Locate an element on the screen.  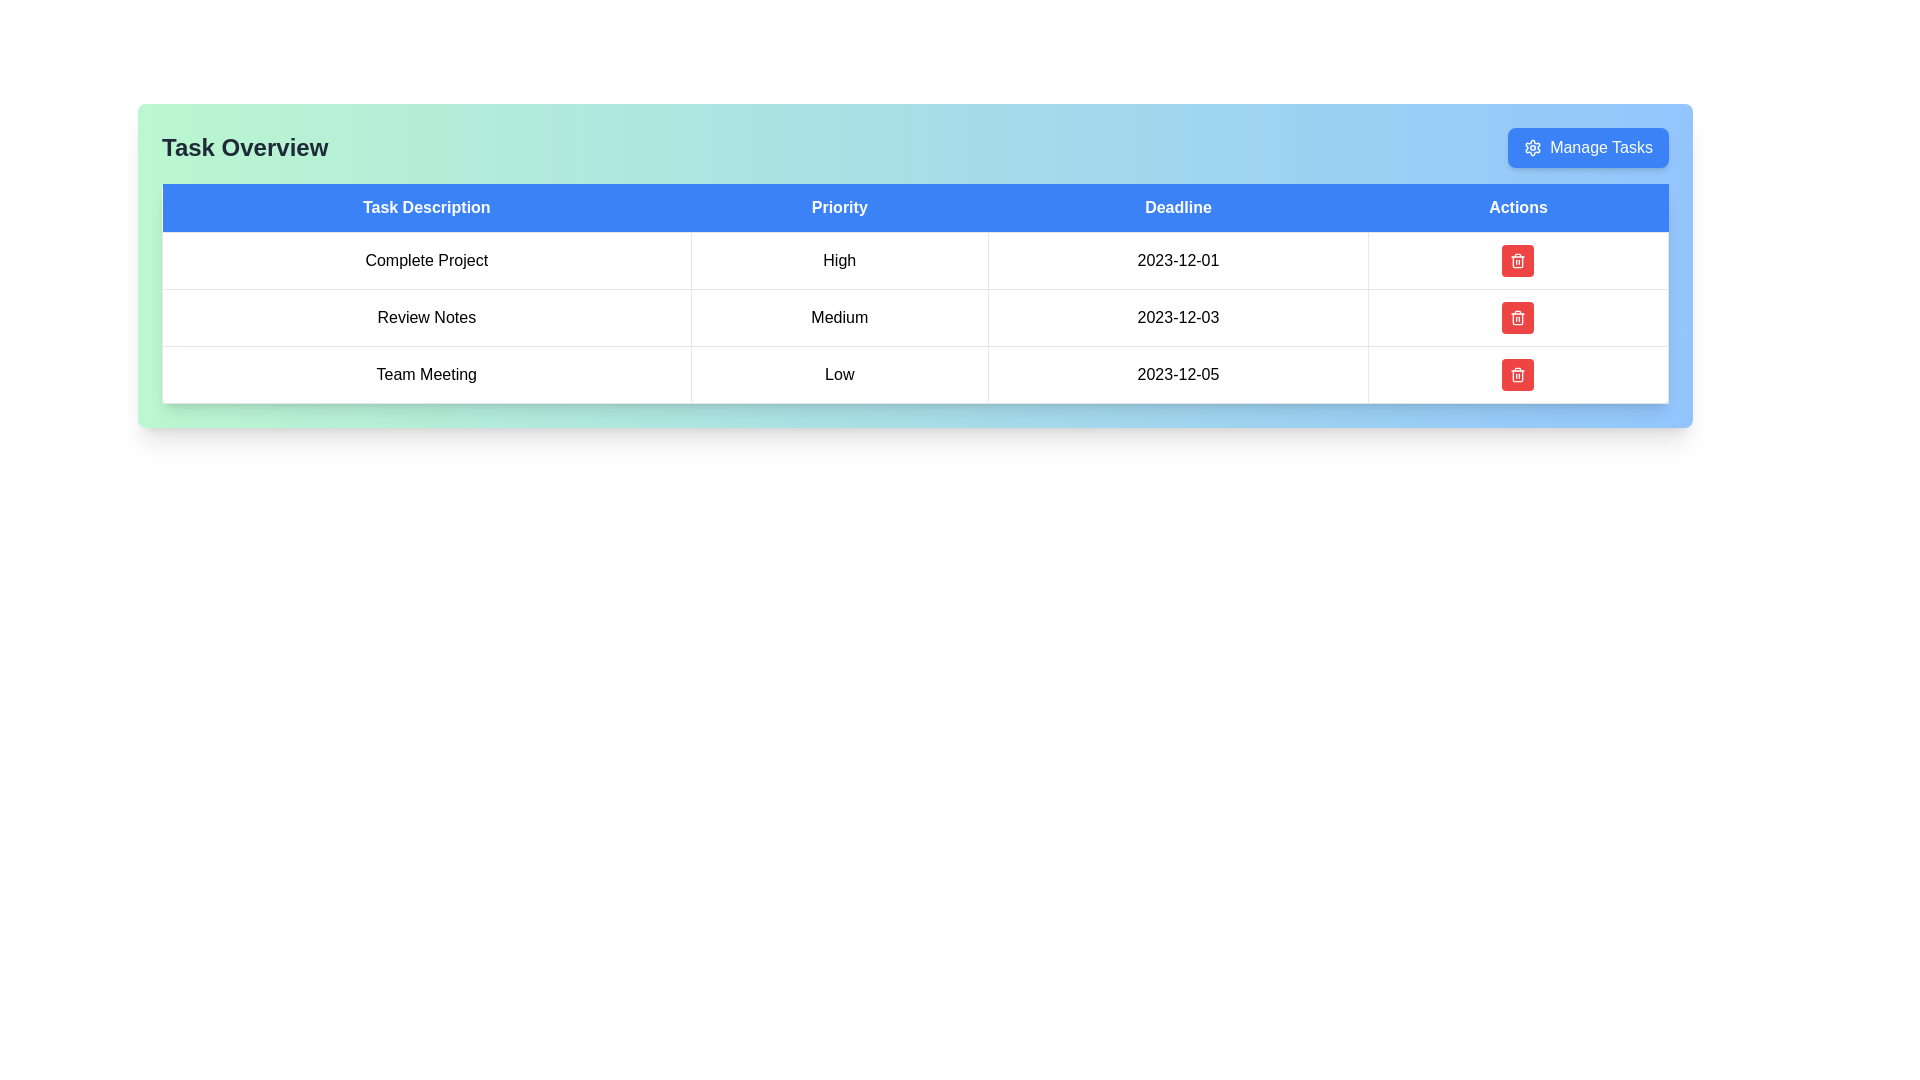
the 'Medium' text label in the 'Priority' column and 'Review Notes' row of the table under the 'Task Overview' section is located at coordinates (839, 316).